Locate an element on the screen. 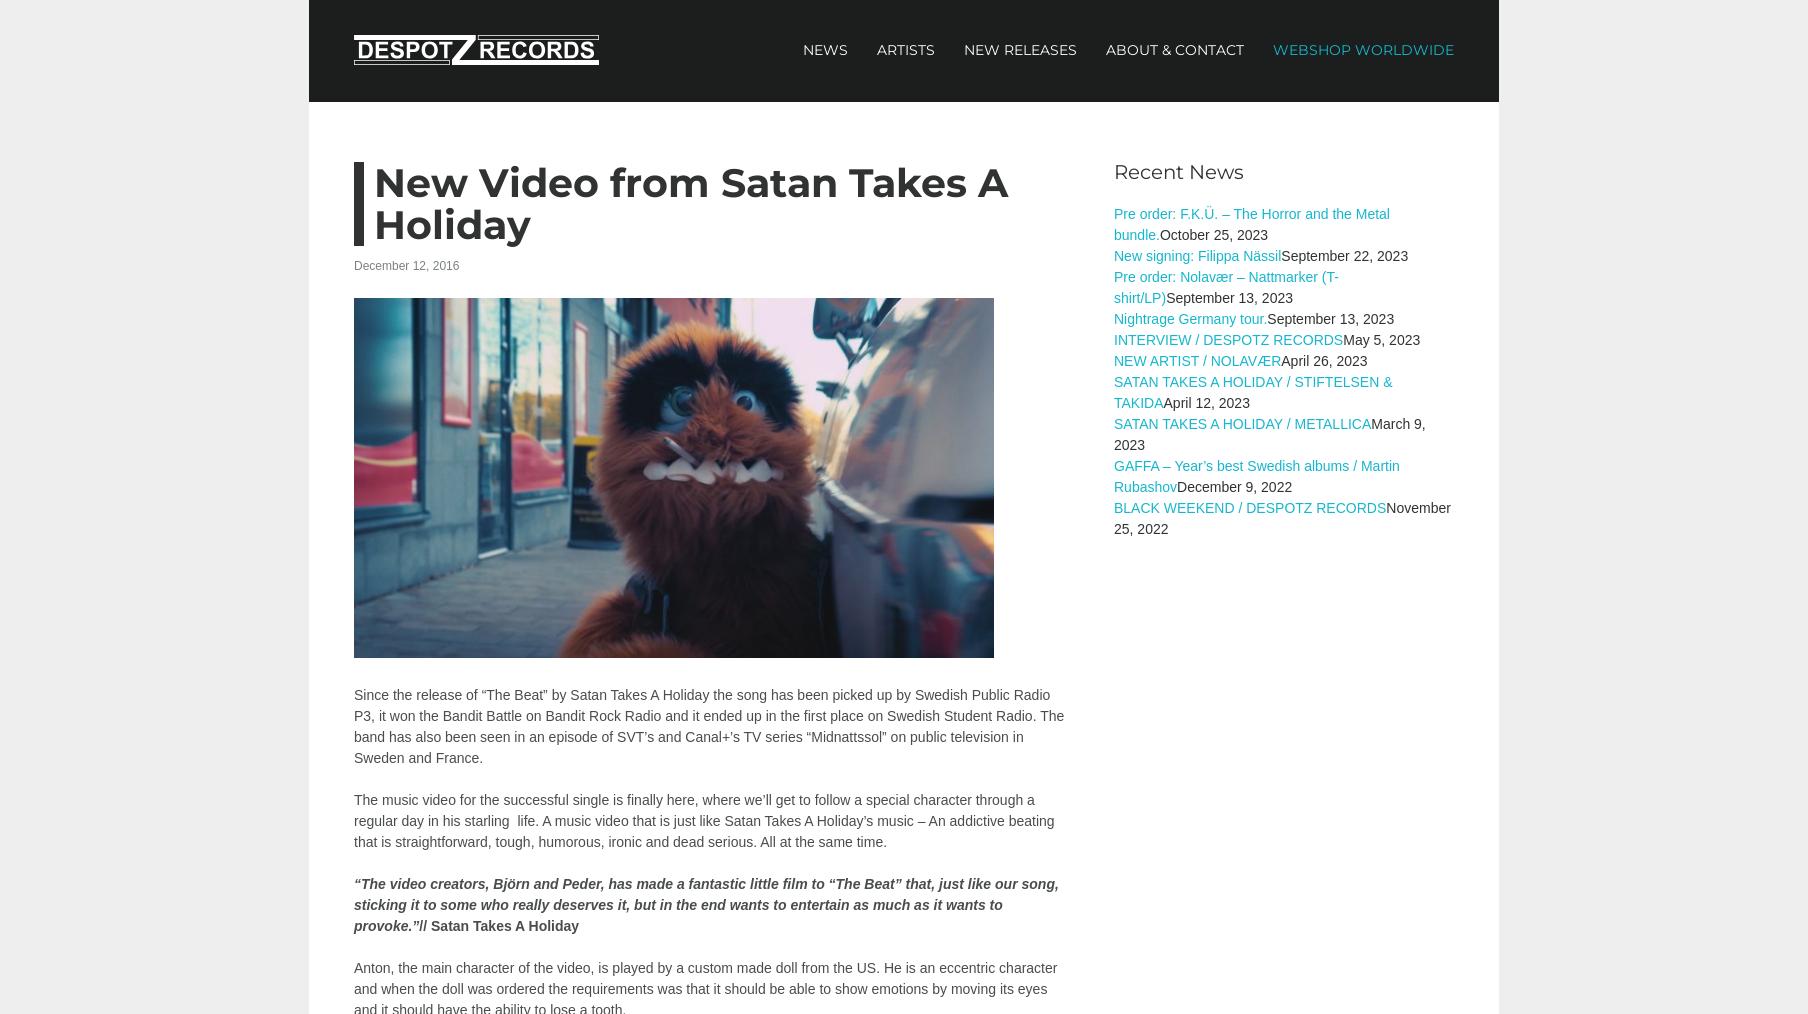  'Nightrage Germany tour.' is located at coordinates (1189, 319).